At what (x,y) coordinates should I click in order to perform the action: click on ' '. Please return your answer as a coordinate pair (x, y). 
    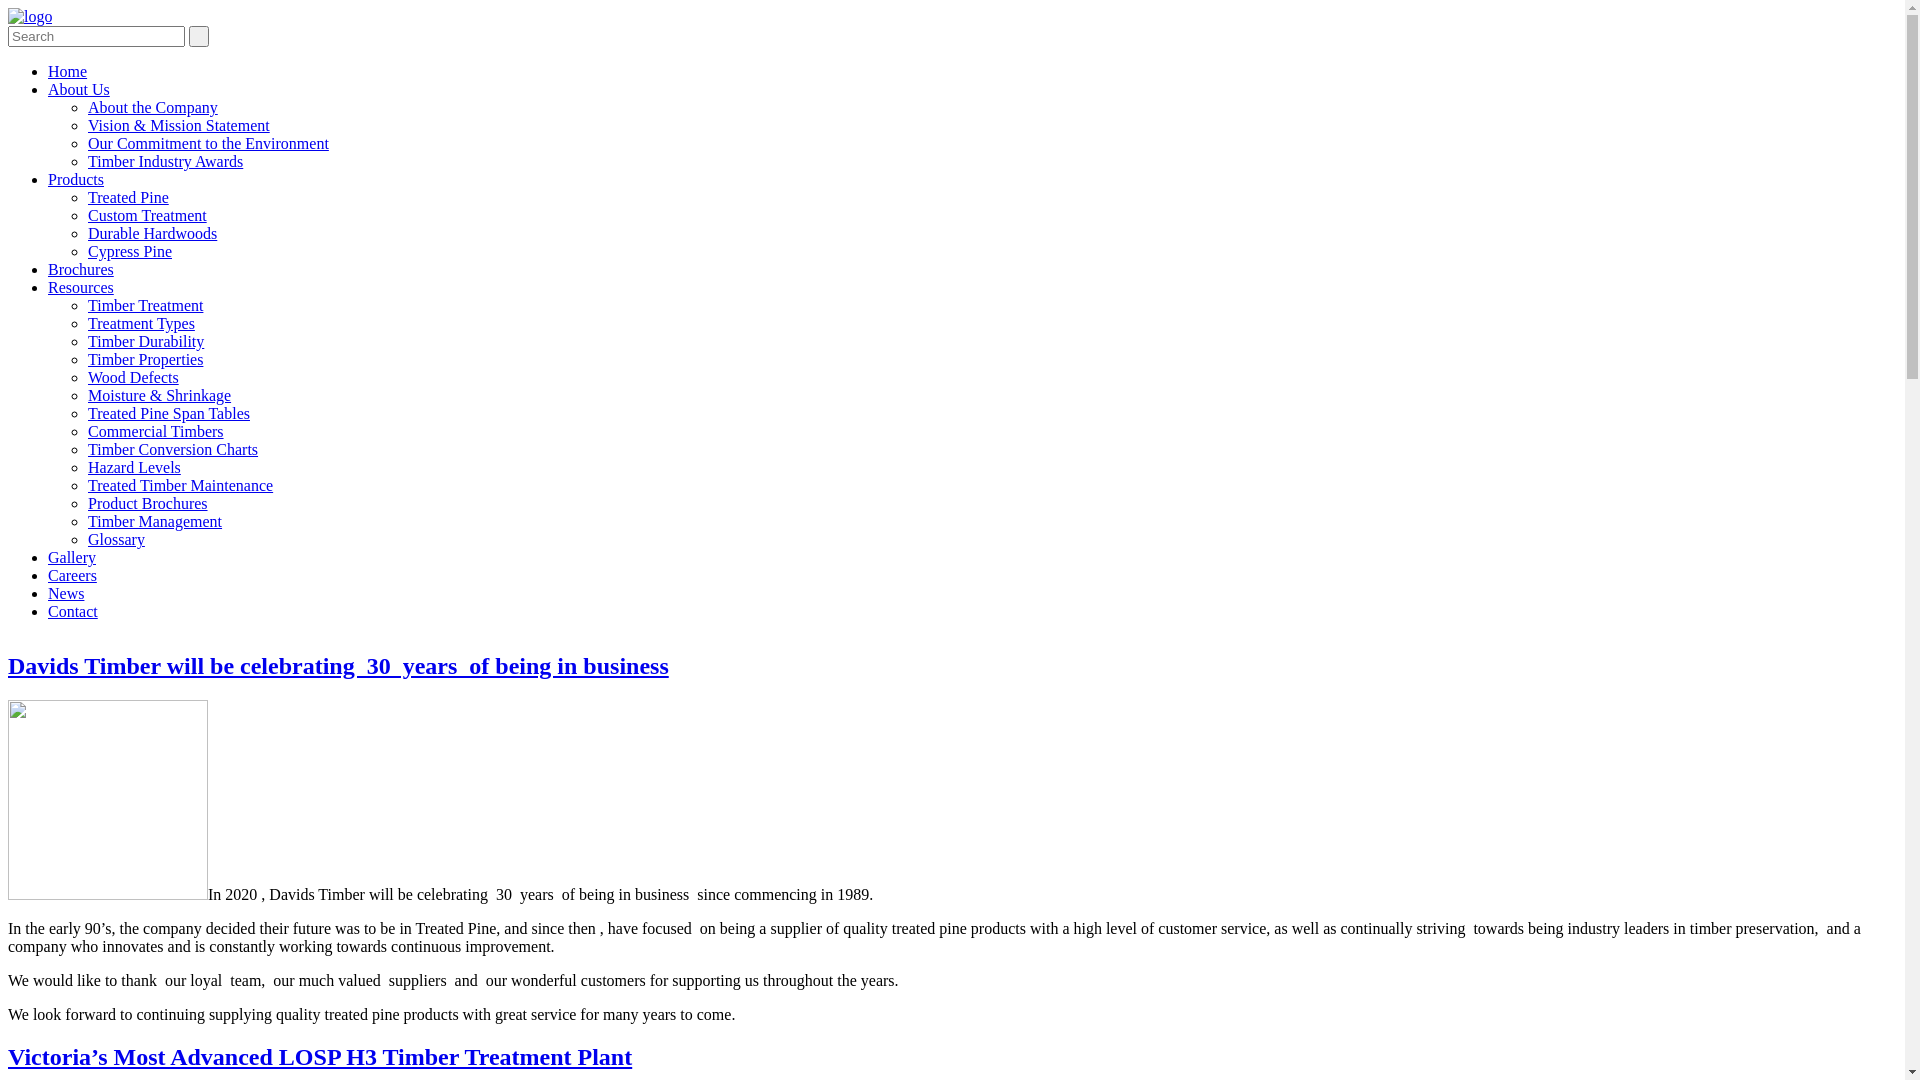
    Looking at the image, I should click on (198, 36).